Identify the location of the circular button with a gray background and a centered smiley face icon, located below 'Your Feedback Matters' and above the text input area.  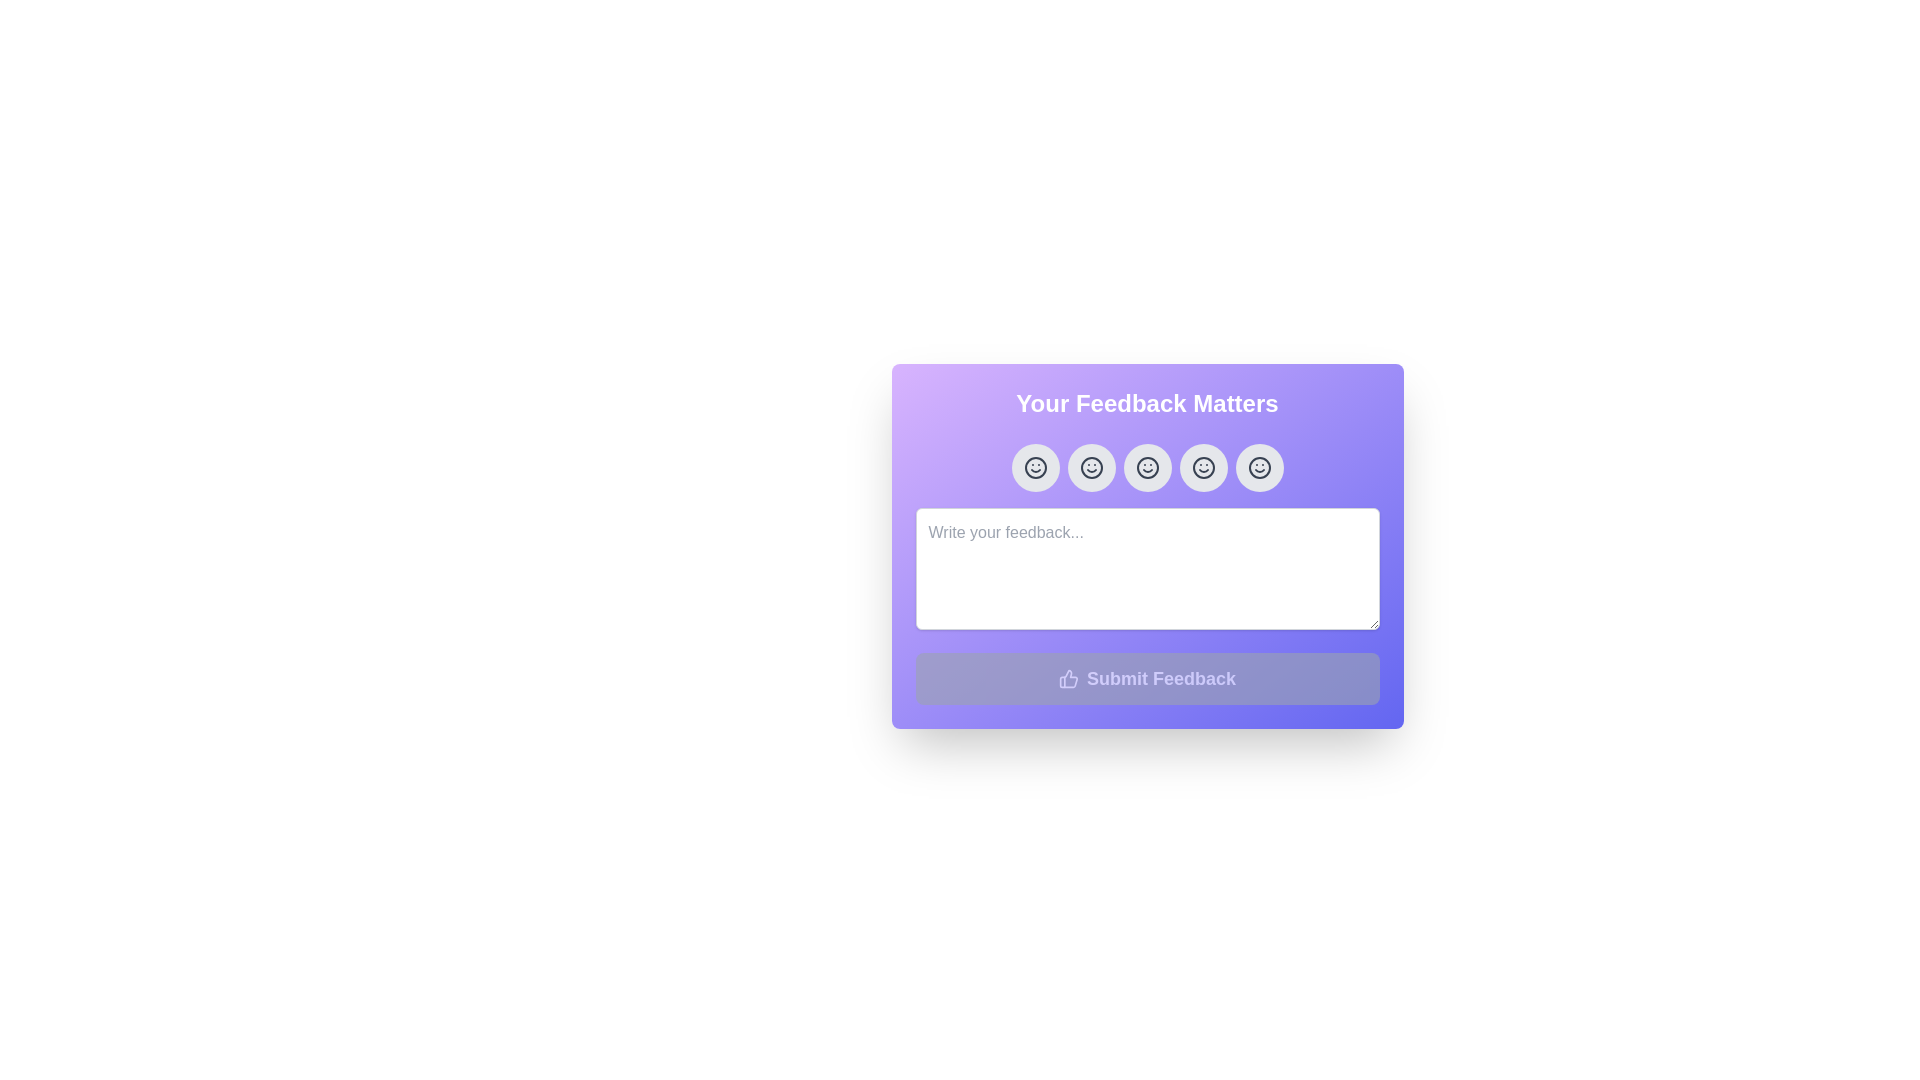
(1035, 467).